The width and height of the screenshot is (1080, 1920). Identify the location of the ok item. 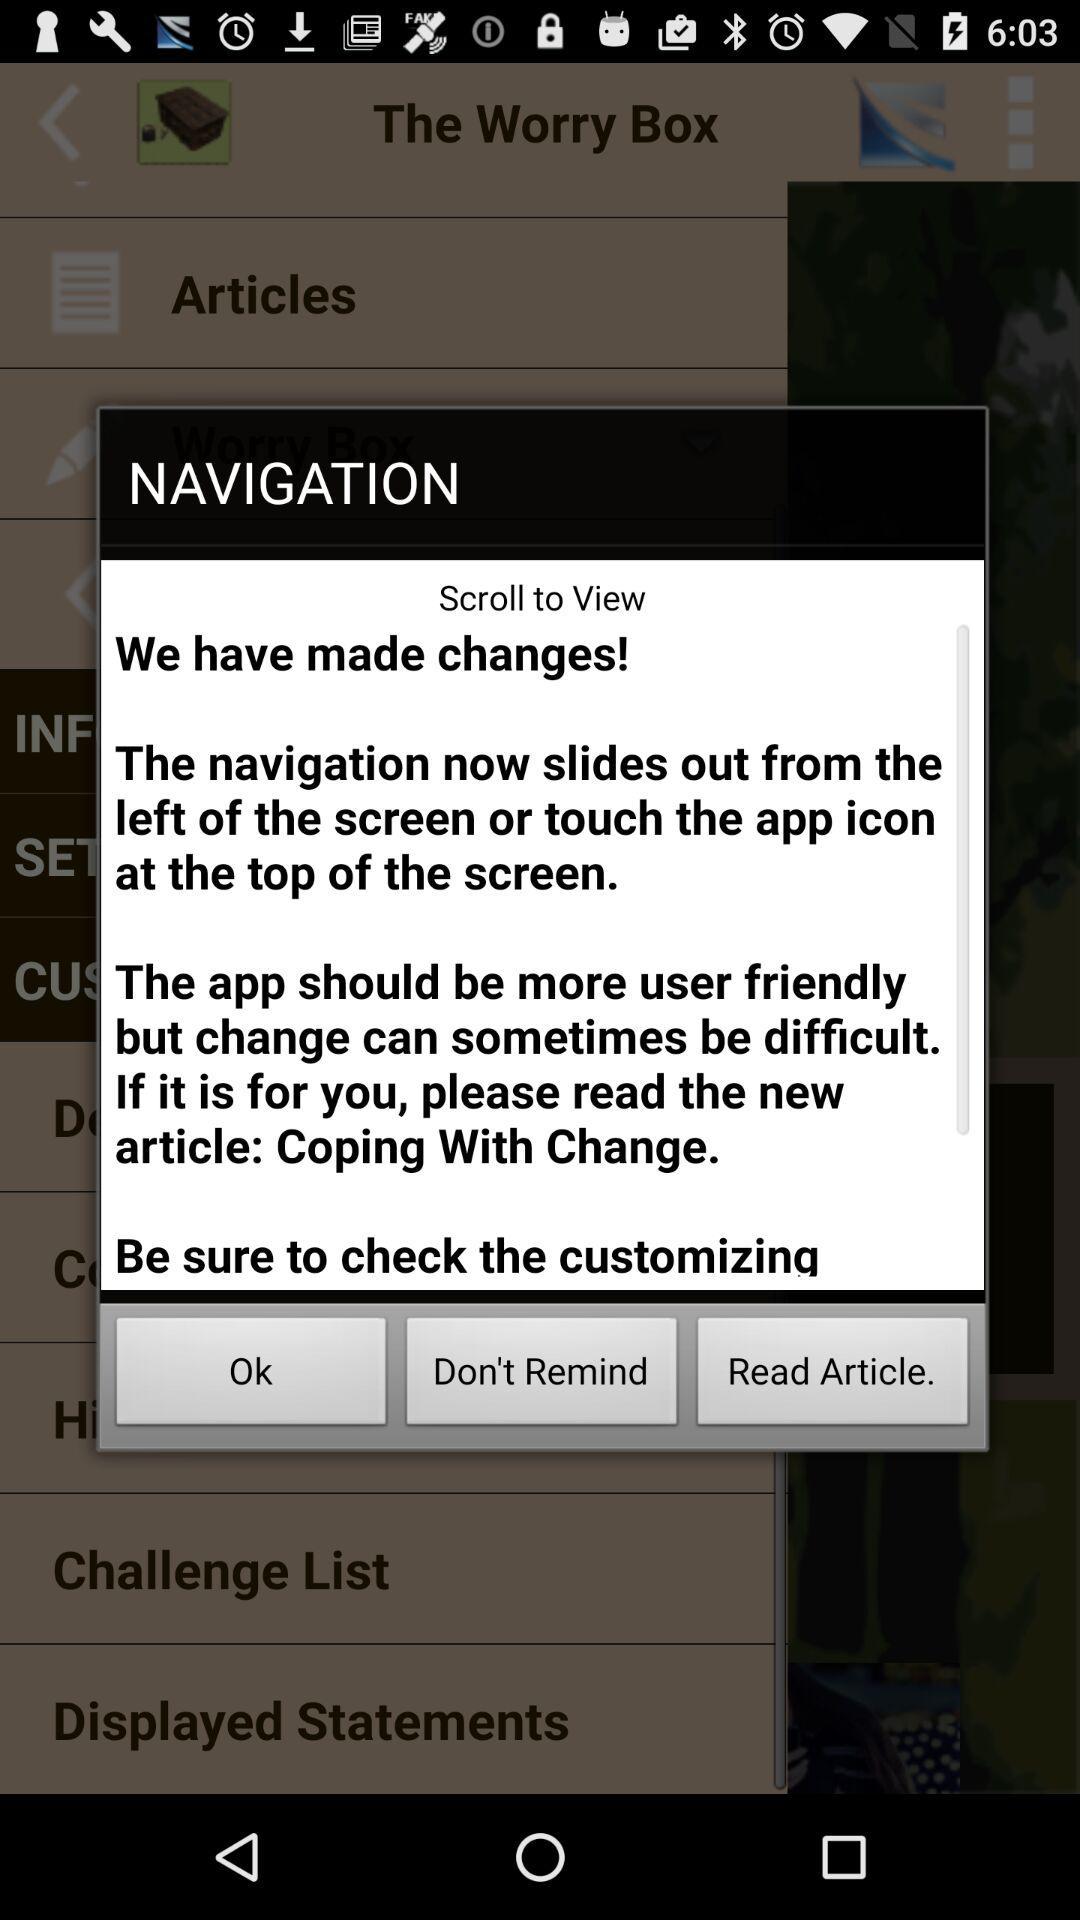
(250, 1376).